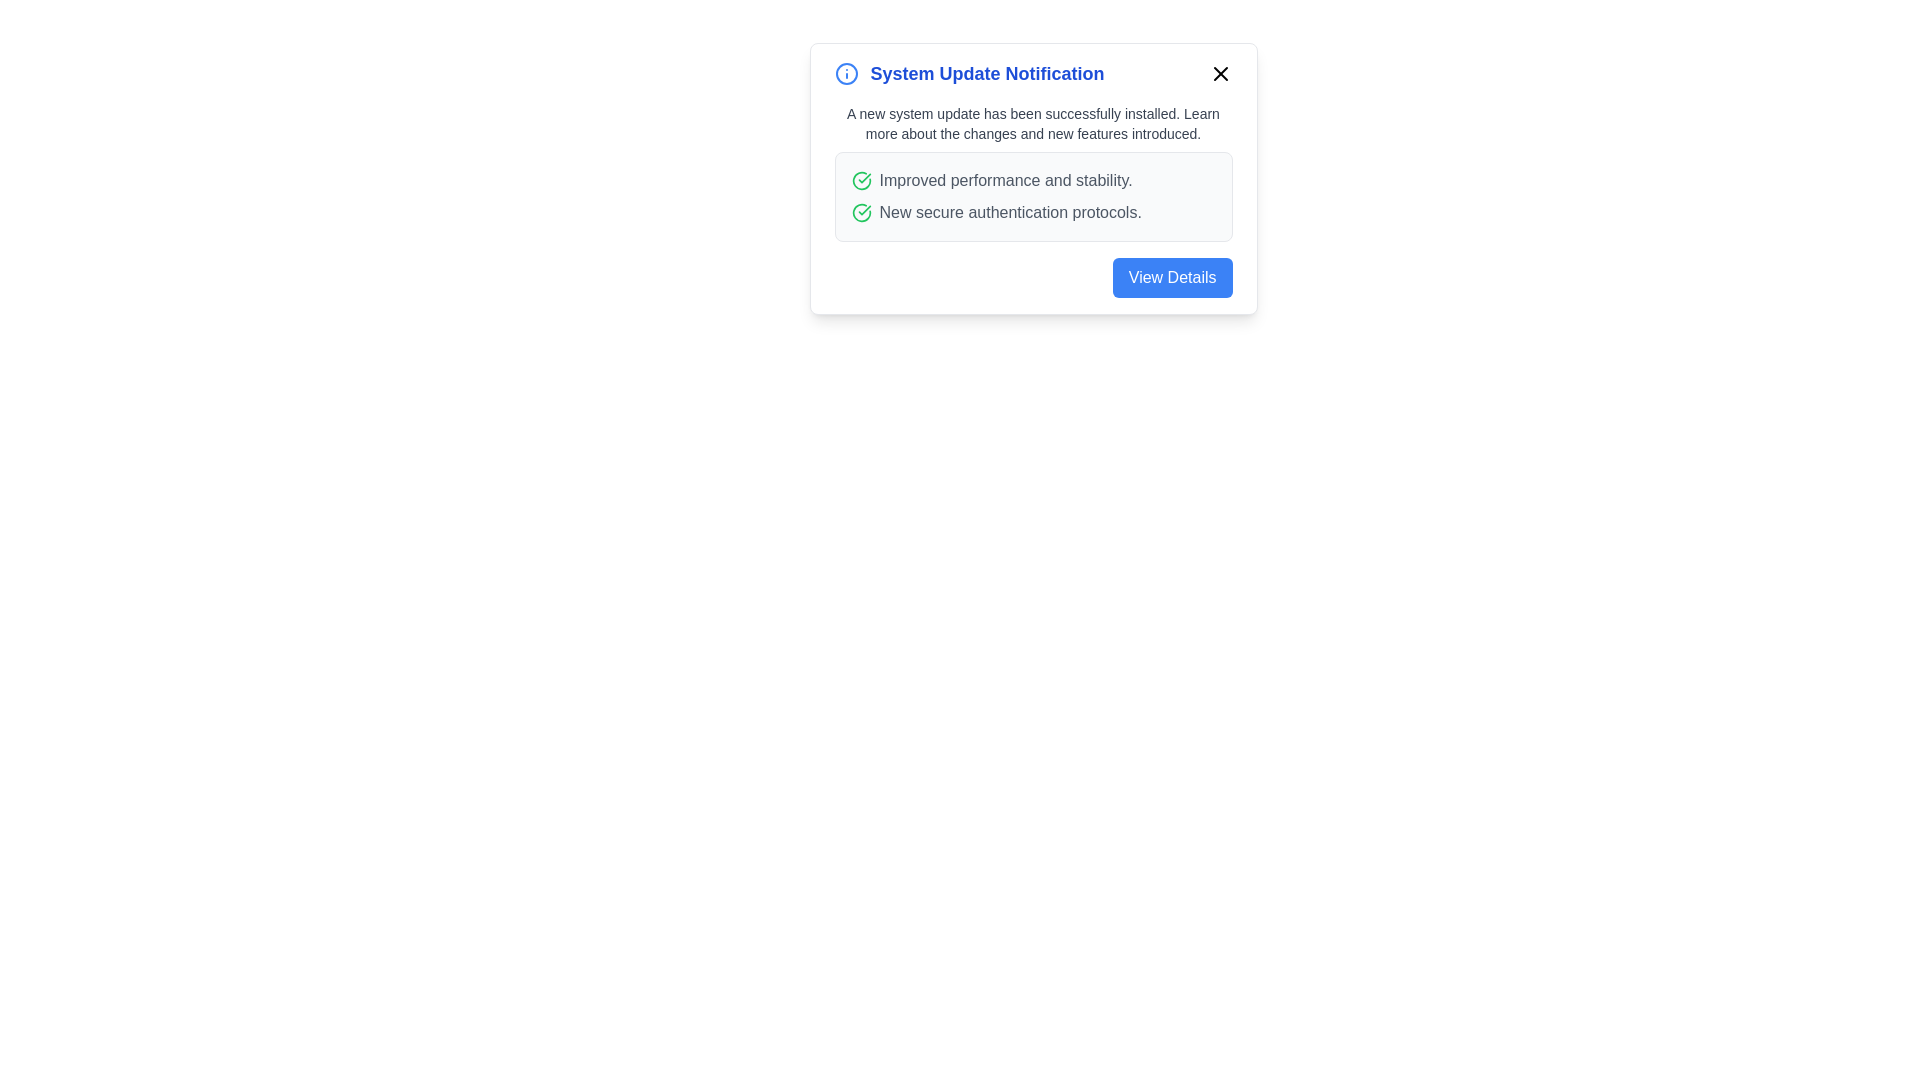 Image resolution: width=1920 pixels, height=1080 pixels. I want to click on the close button to dismiss the notification, so click(1219, 72).